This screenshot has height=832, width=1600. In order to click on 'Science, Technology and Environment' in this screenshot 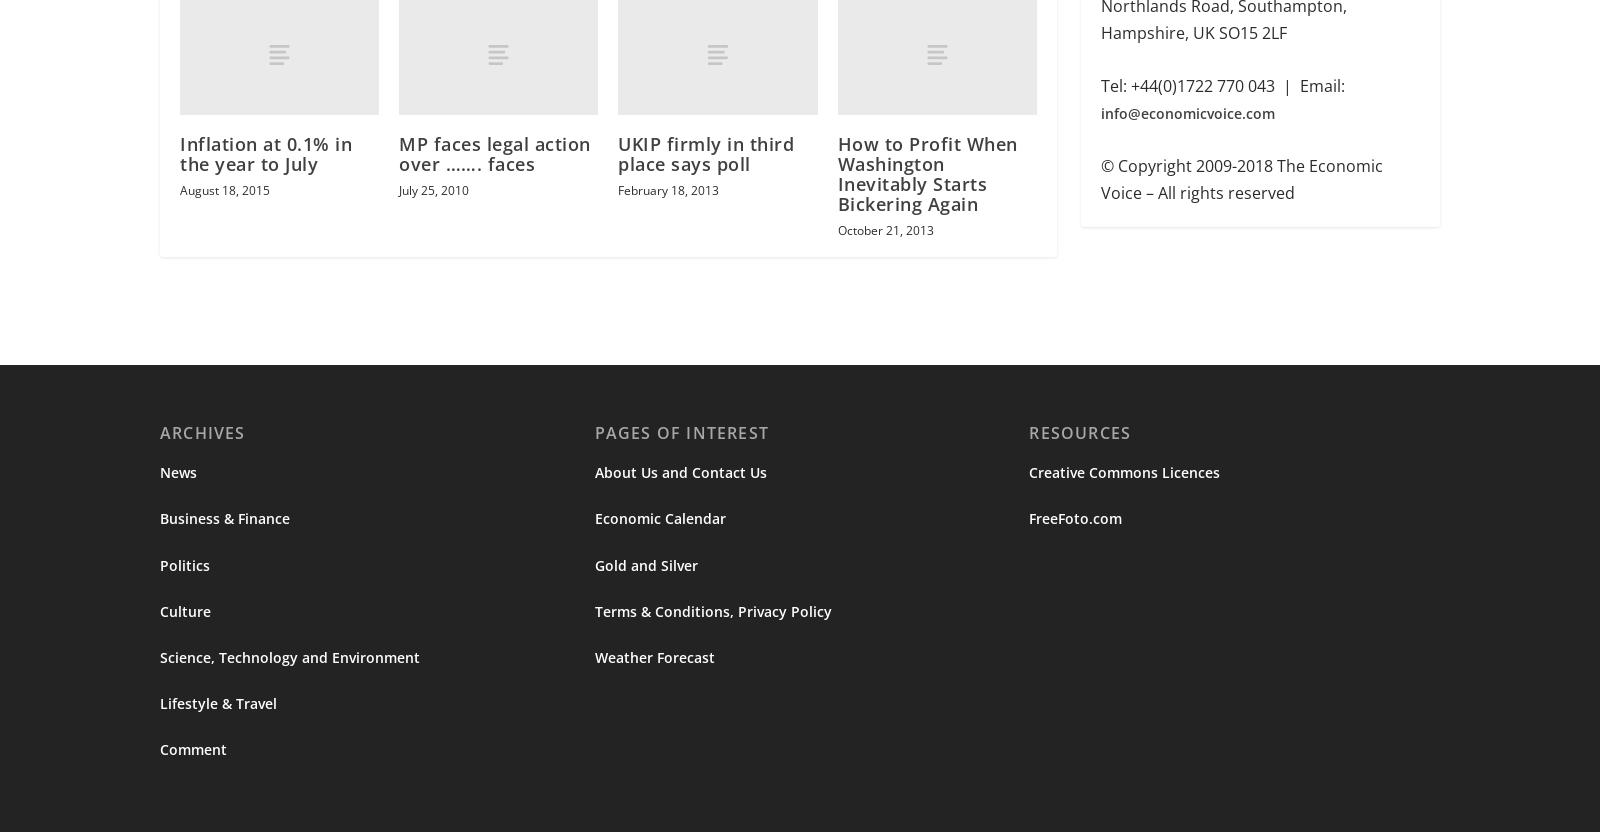, I will do `click(290, 660)`.